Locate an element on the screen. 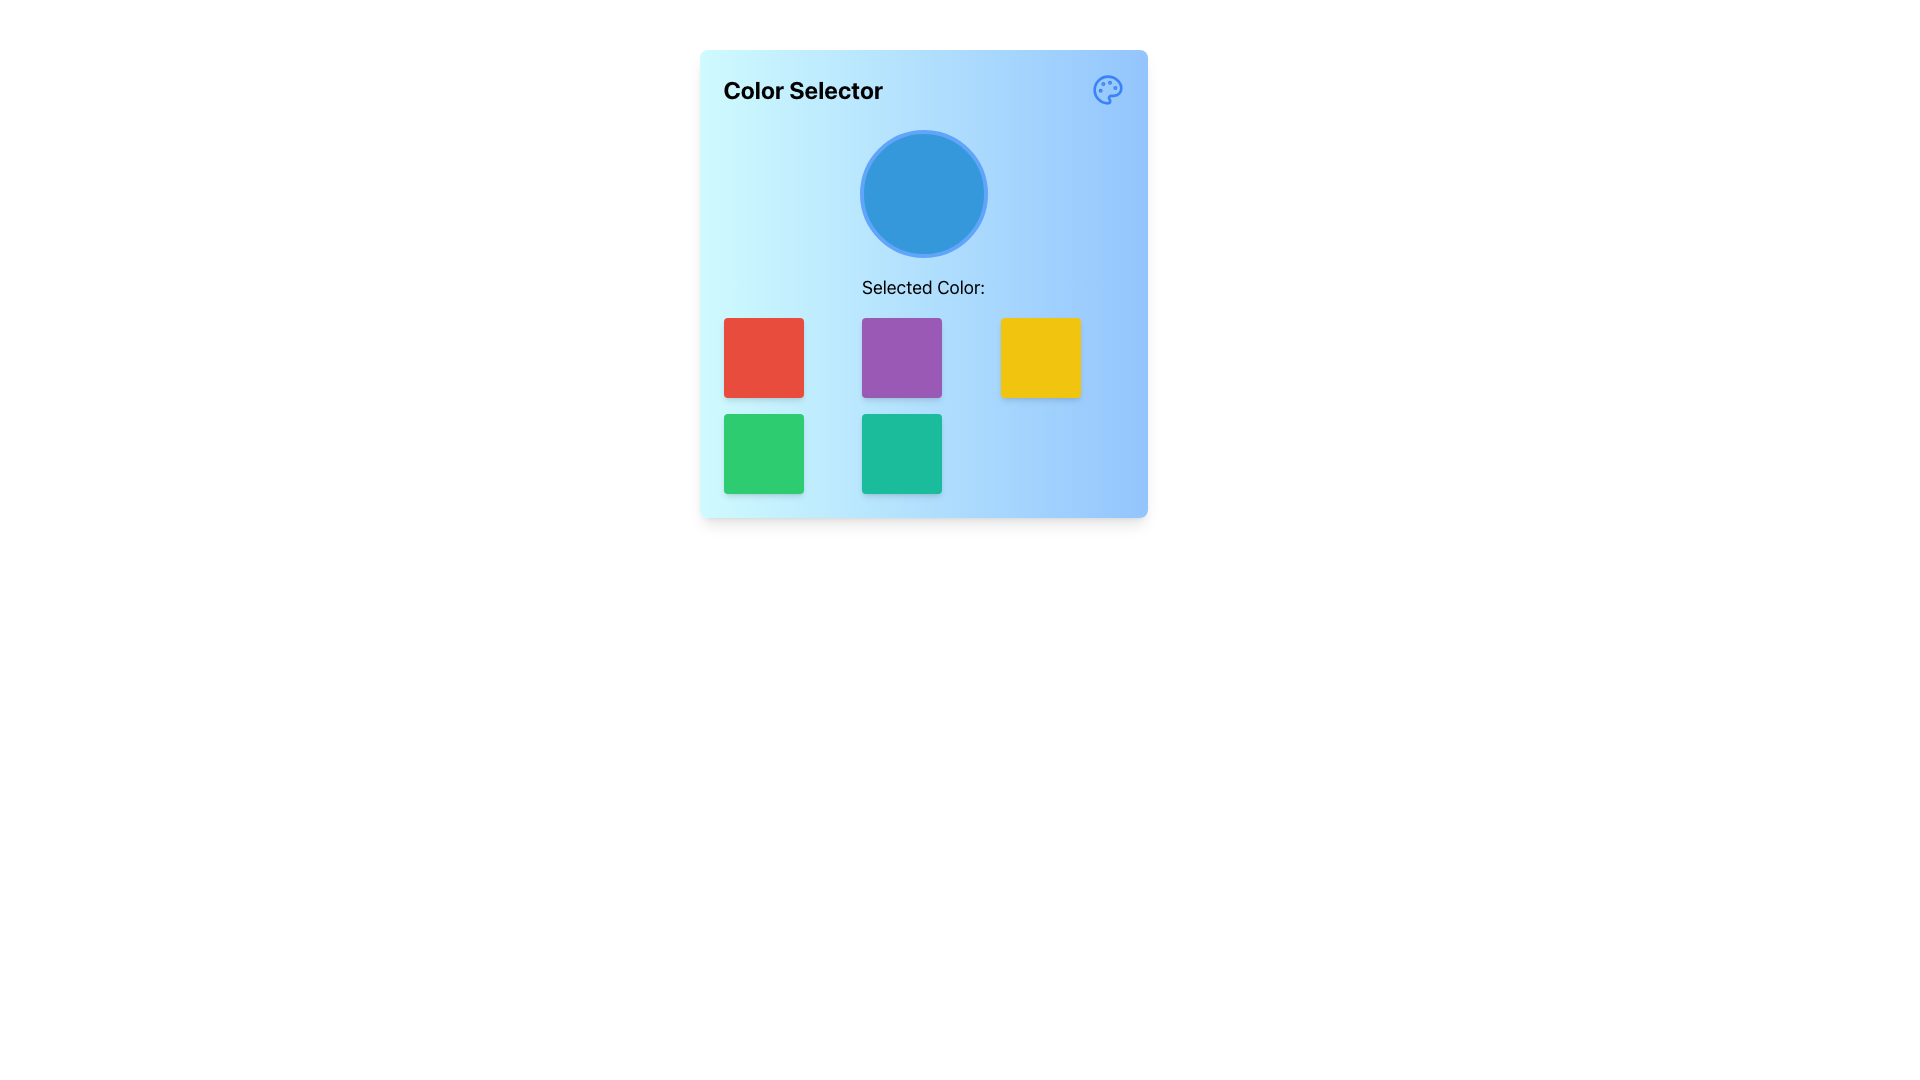 This screenshot has height=1080, width=1920. the purple color selection button located in the middle column of the color selection tool to scale it is located at coordinates (922, 357).